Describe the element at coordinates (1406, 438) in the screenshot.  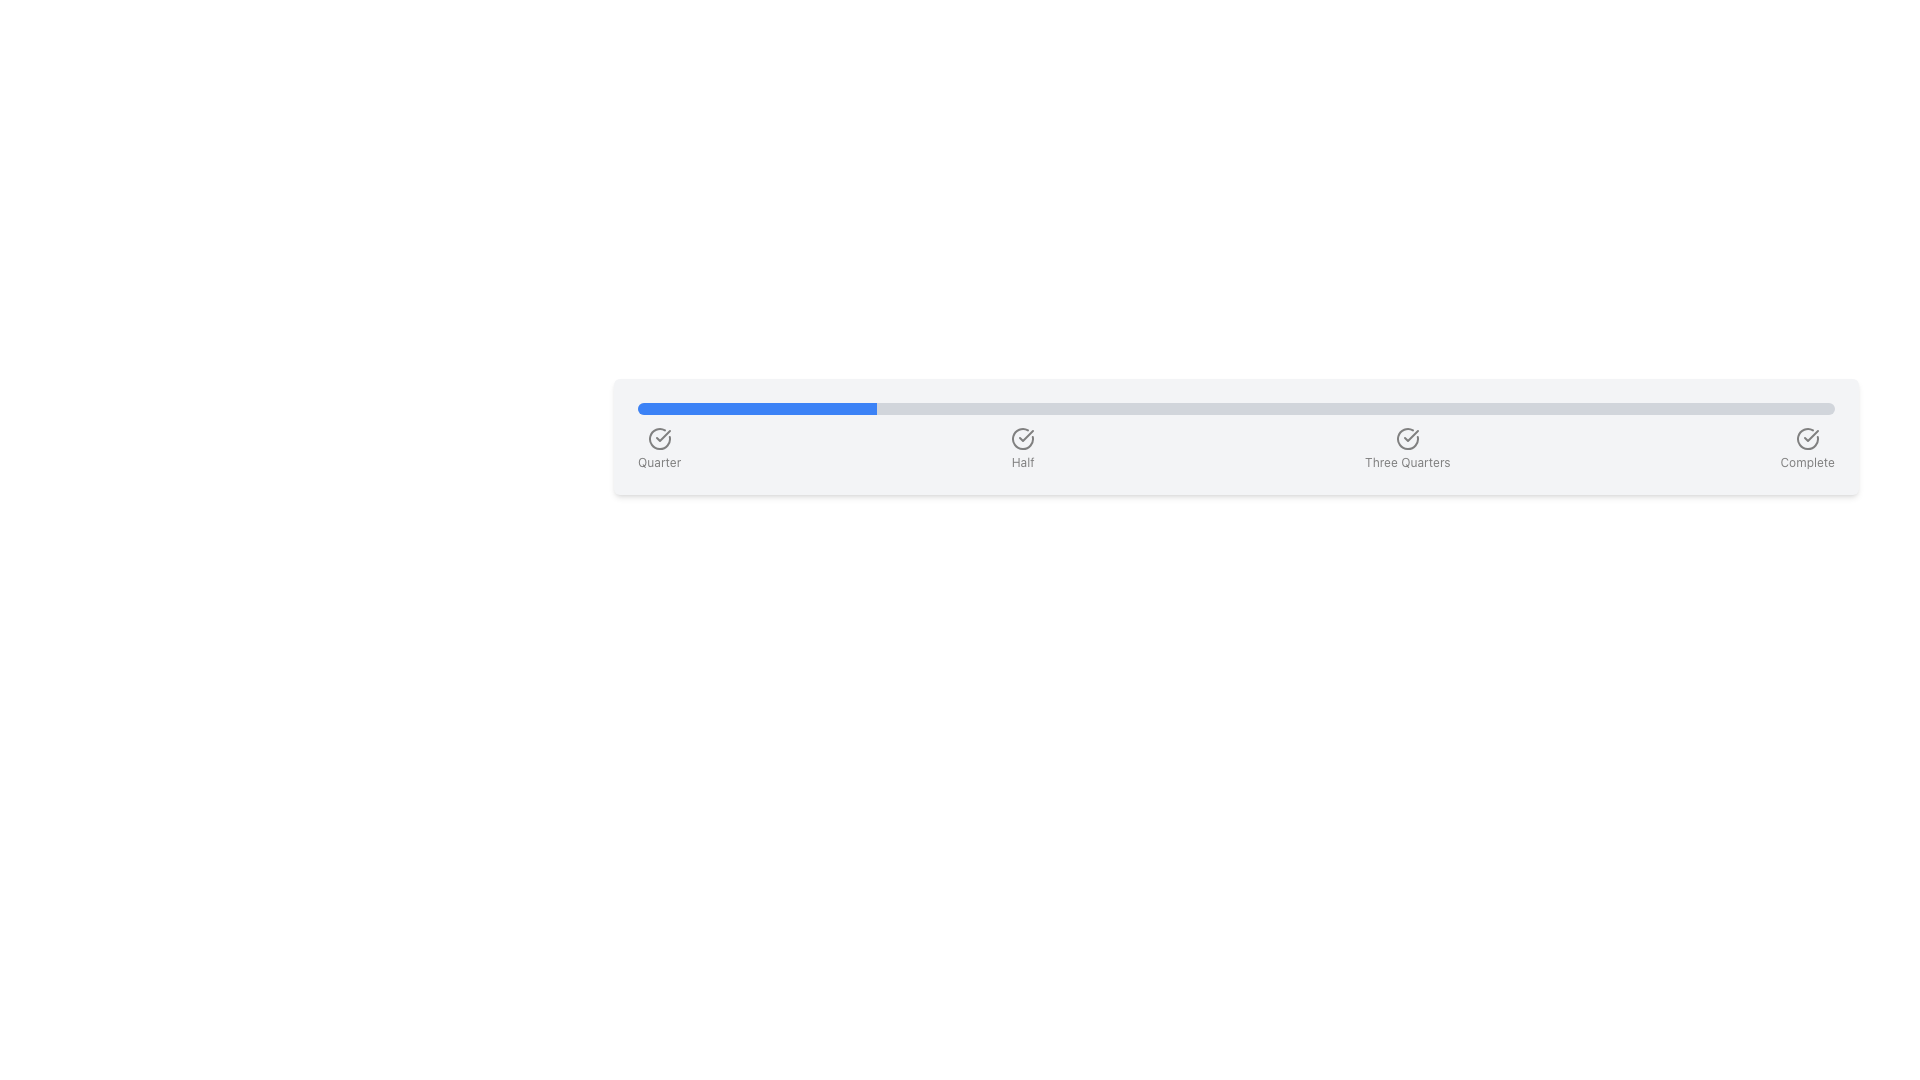
I see `the left arc of the SVG icon representing a circular checkmark in the third progress step labeled 'Three Quarters'` at that location.